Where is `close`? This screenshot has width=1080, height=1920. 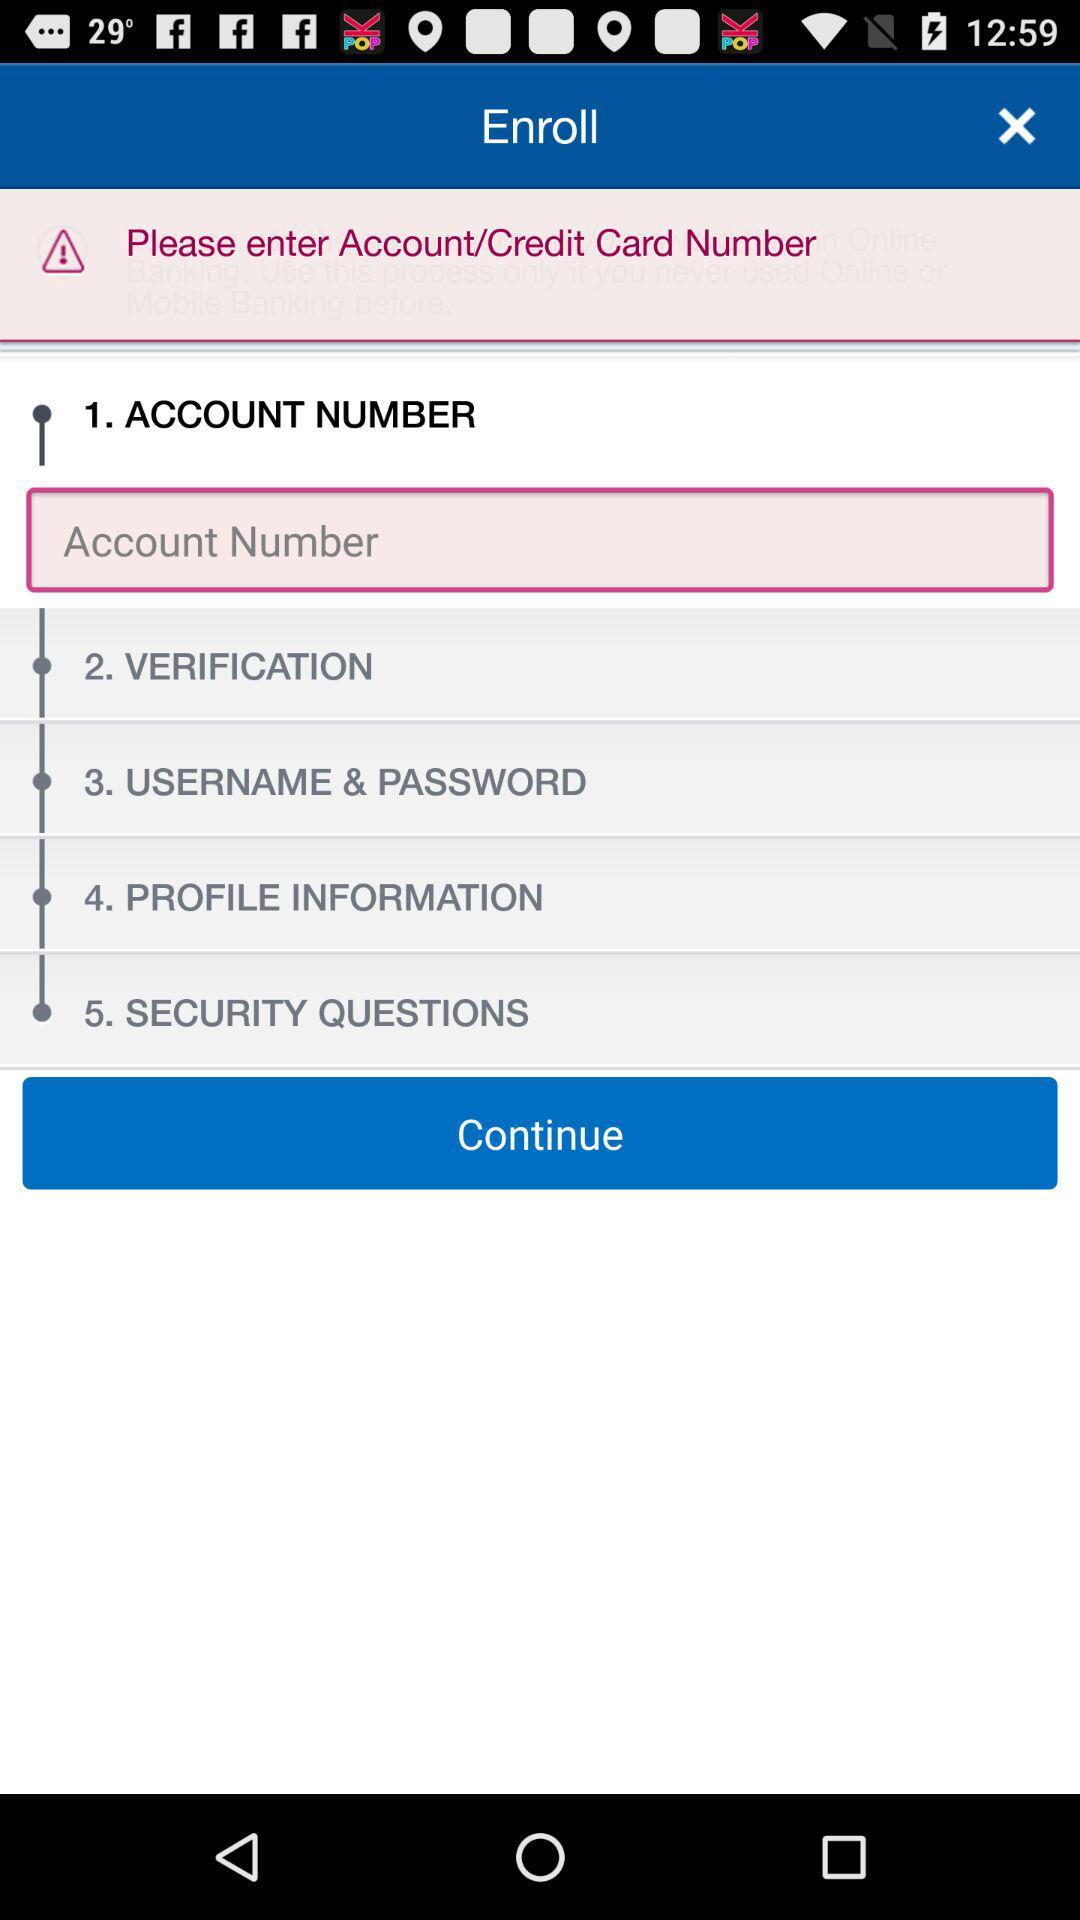
close is located at coordinates (1017, 124).